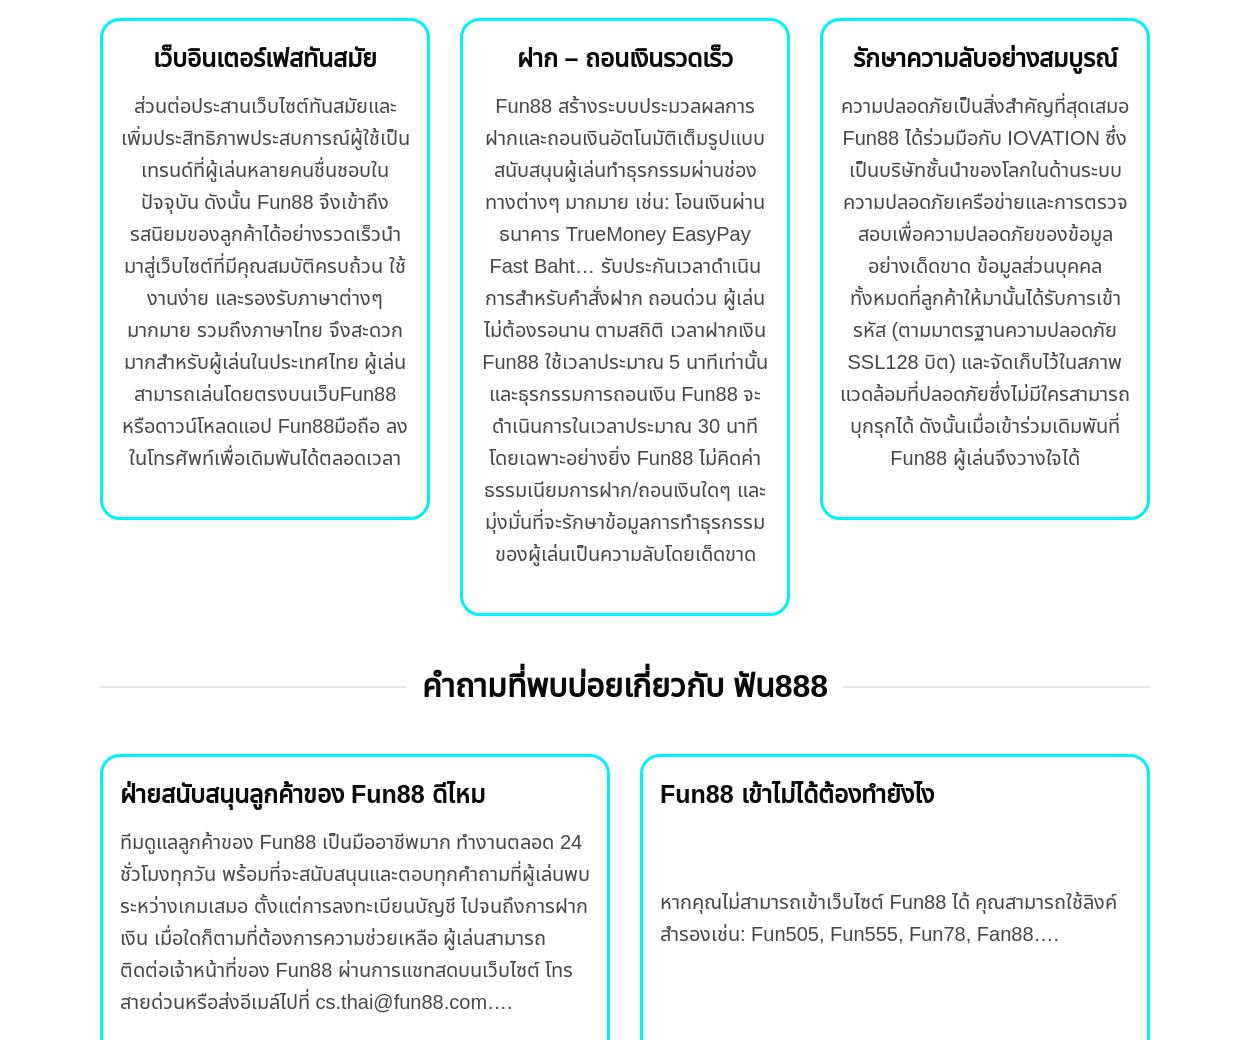 This screenshot has height=1040, width=1250. Describe the element at coordinates (674, 393) in the screenshot. I see `'ถอนเงิน Fun88'` at that location.